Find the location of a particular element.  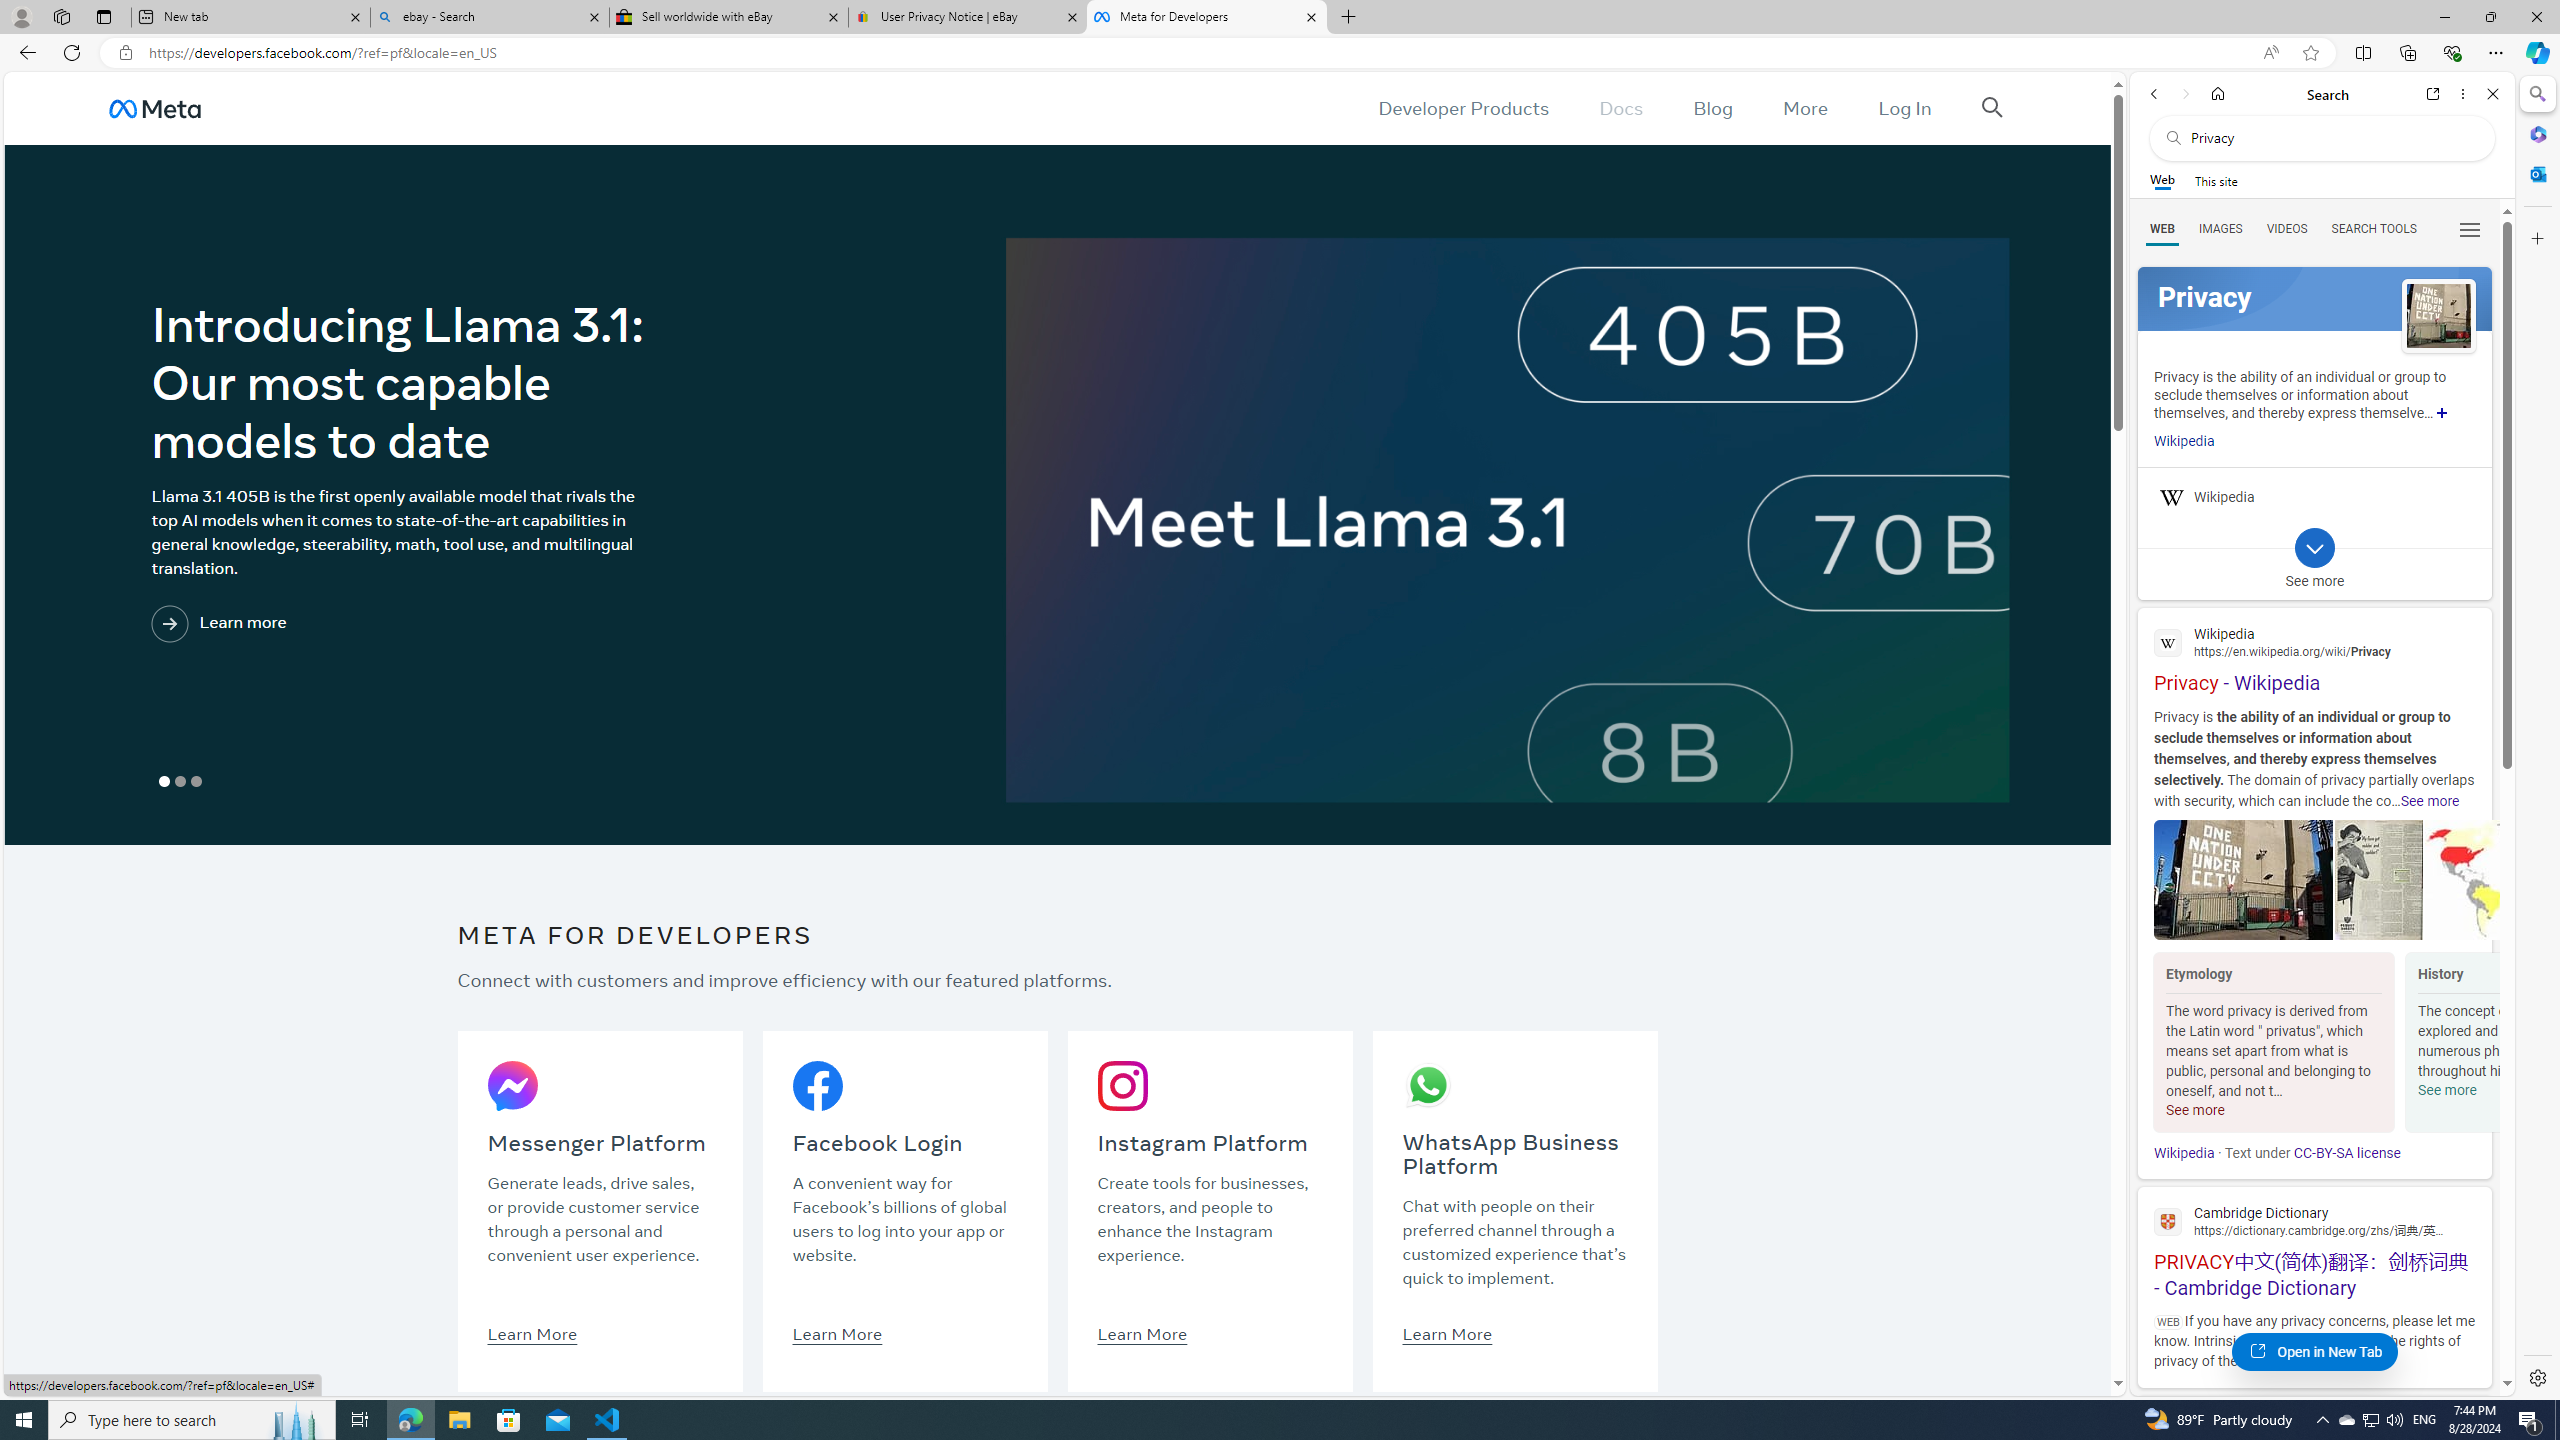

'Search Filter, IMAGES' is located at coordinates (2219, 227).